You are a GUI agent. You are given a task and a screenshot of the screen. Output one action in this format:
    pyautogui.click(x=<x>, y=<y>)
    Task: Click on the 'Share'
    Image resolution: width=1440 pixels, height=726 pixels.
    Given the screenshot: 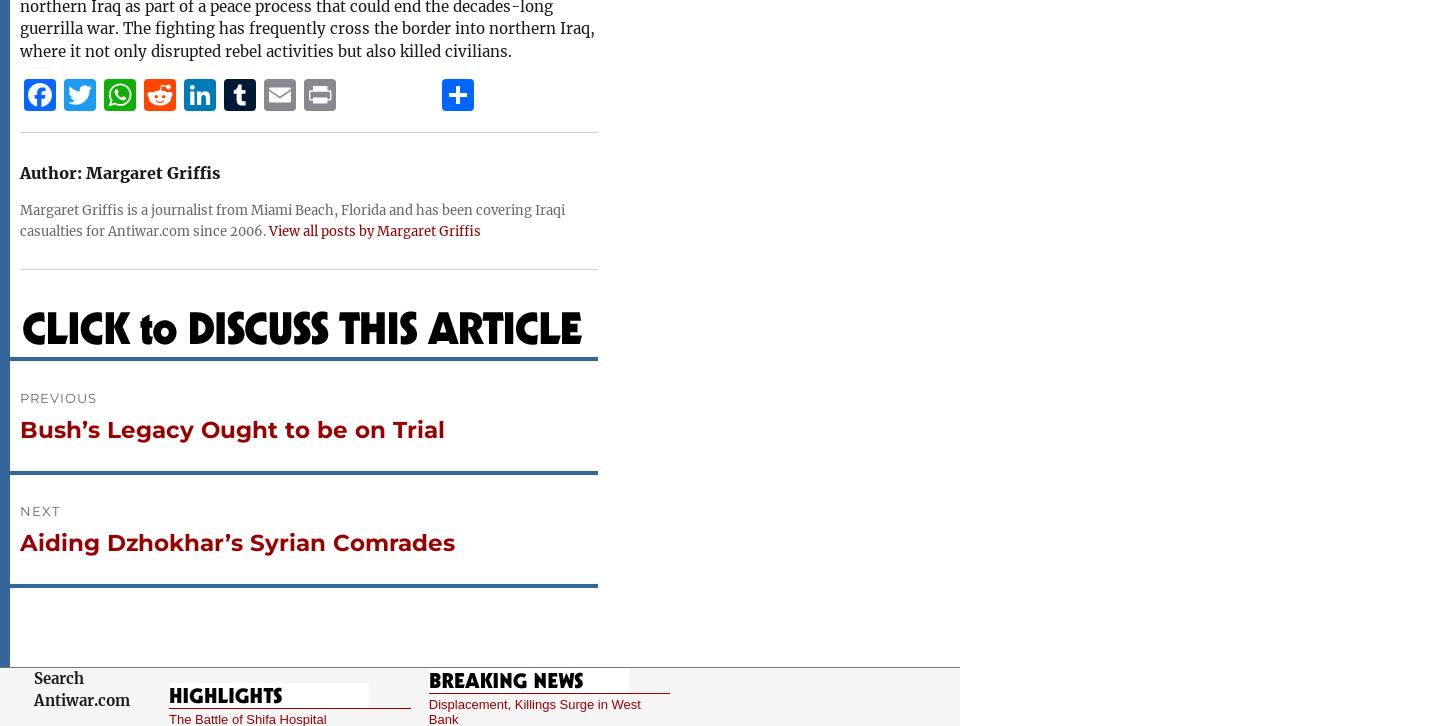 What is the action you would take?
    pyautogui.click(x=489, y=143)
    